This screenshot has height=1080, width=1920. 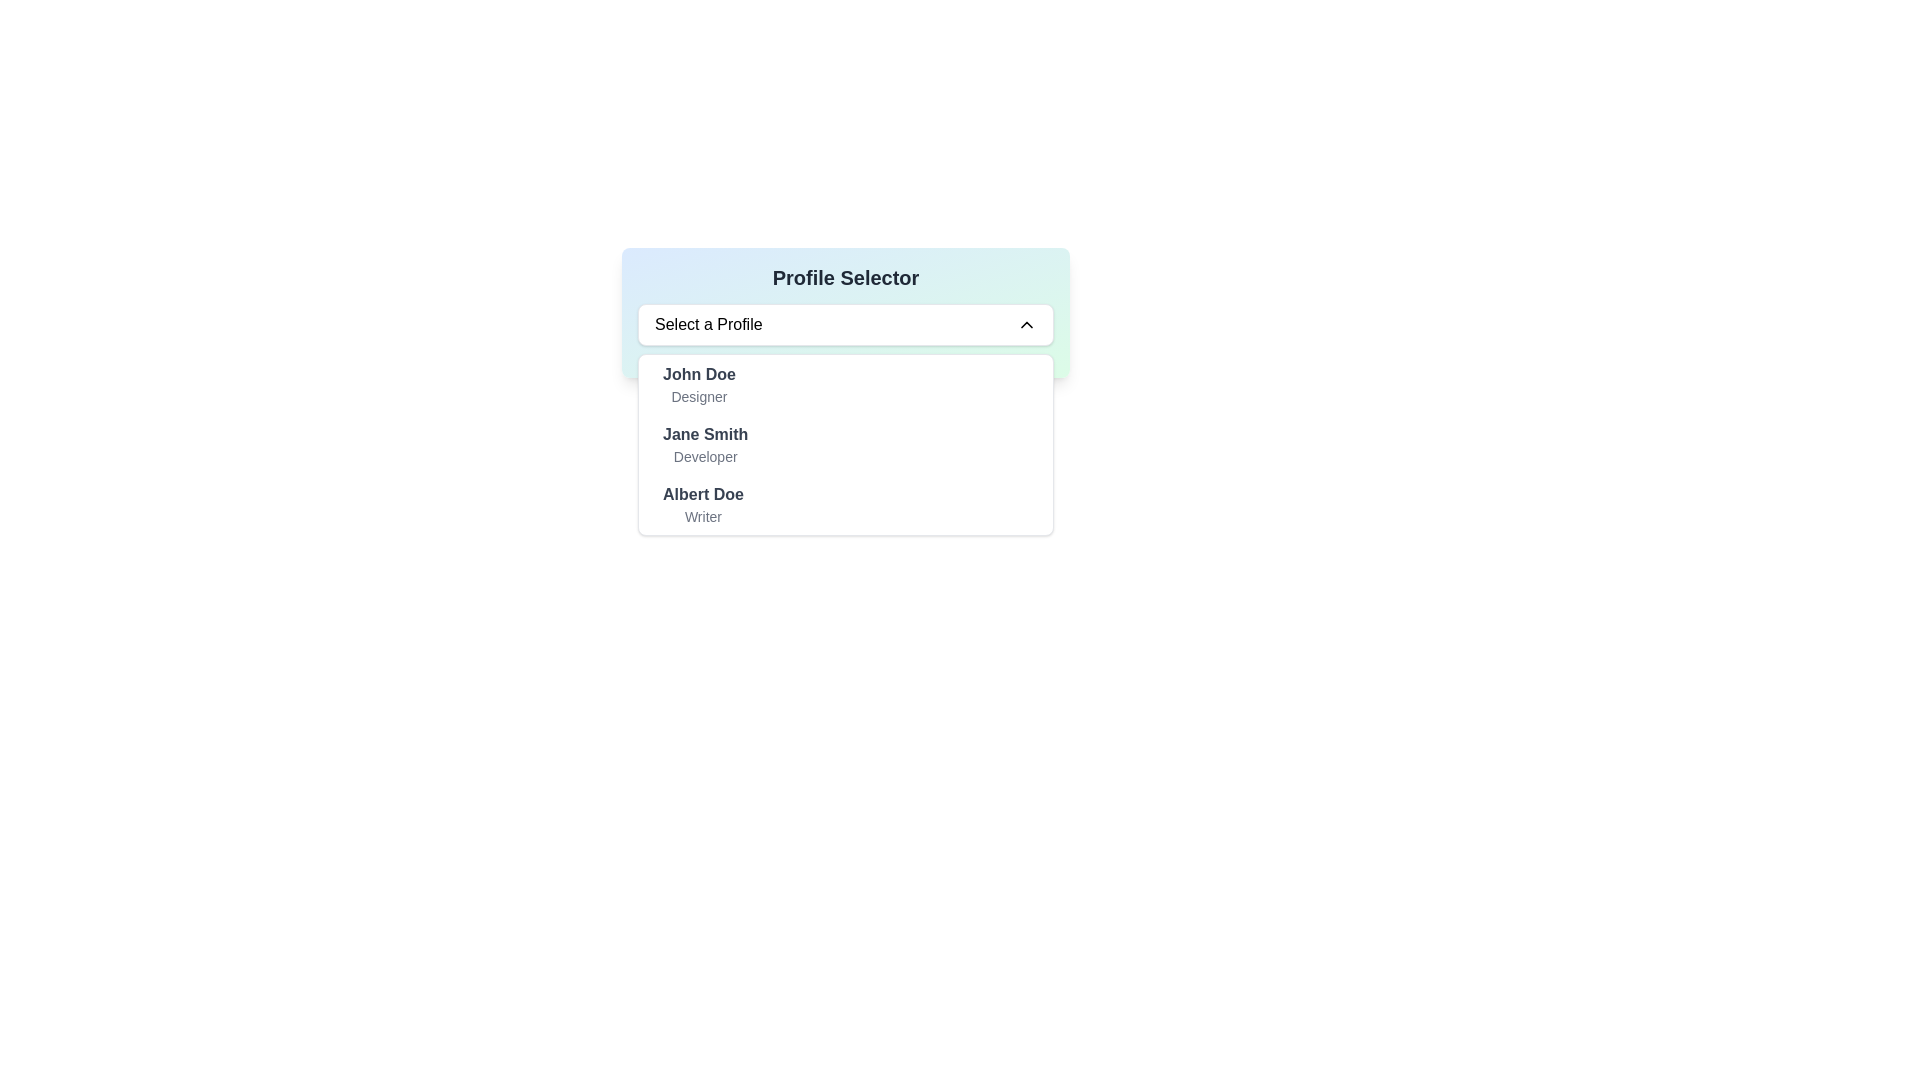 I want to click on the dropdown menu item labeled 'John Doe' that is the first option in the 'Profile Selector' dropdown for keyboard navigation, so click(x=845, y=385).